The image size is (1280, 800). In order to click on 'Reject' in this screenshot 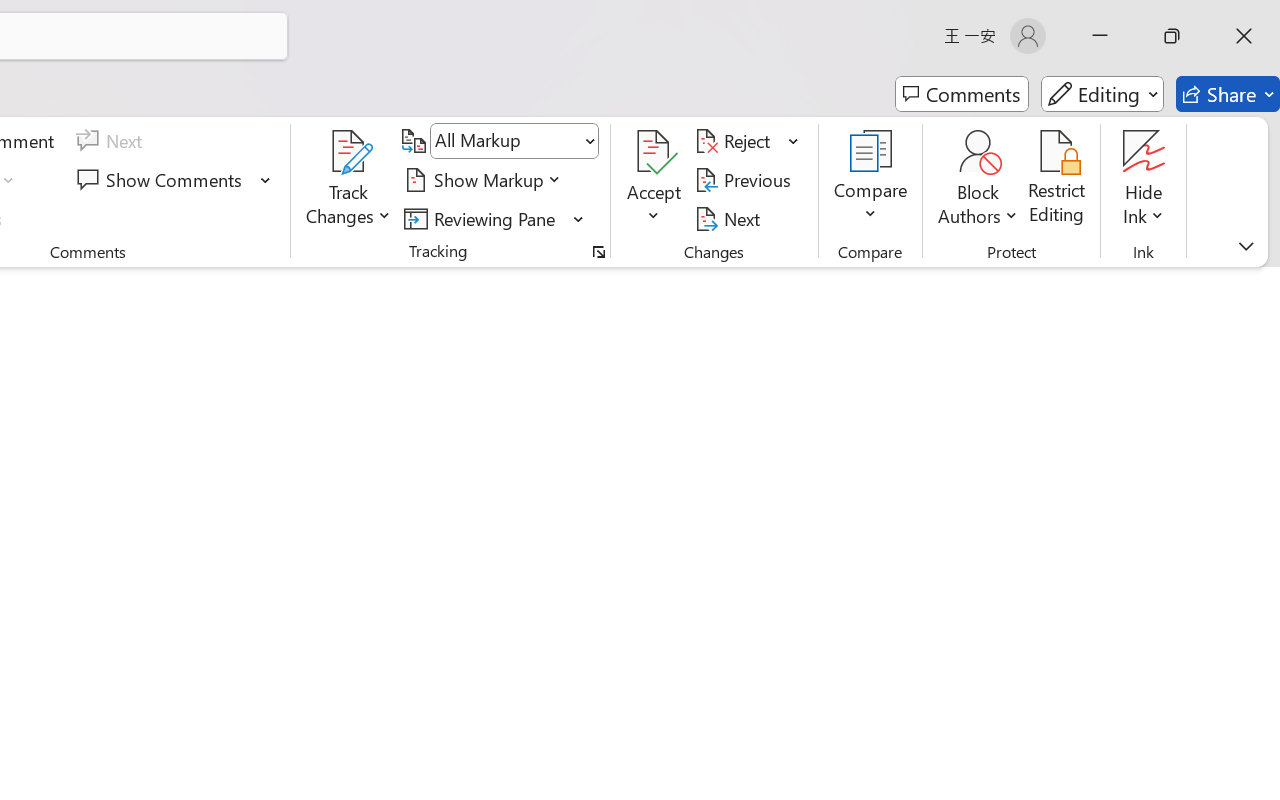, I will do `click(746, 141)`.